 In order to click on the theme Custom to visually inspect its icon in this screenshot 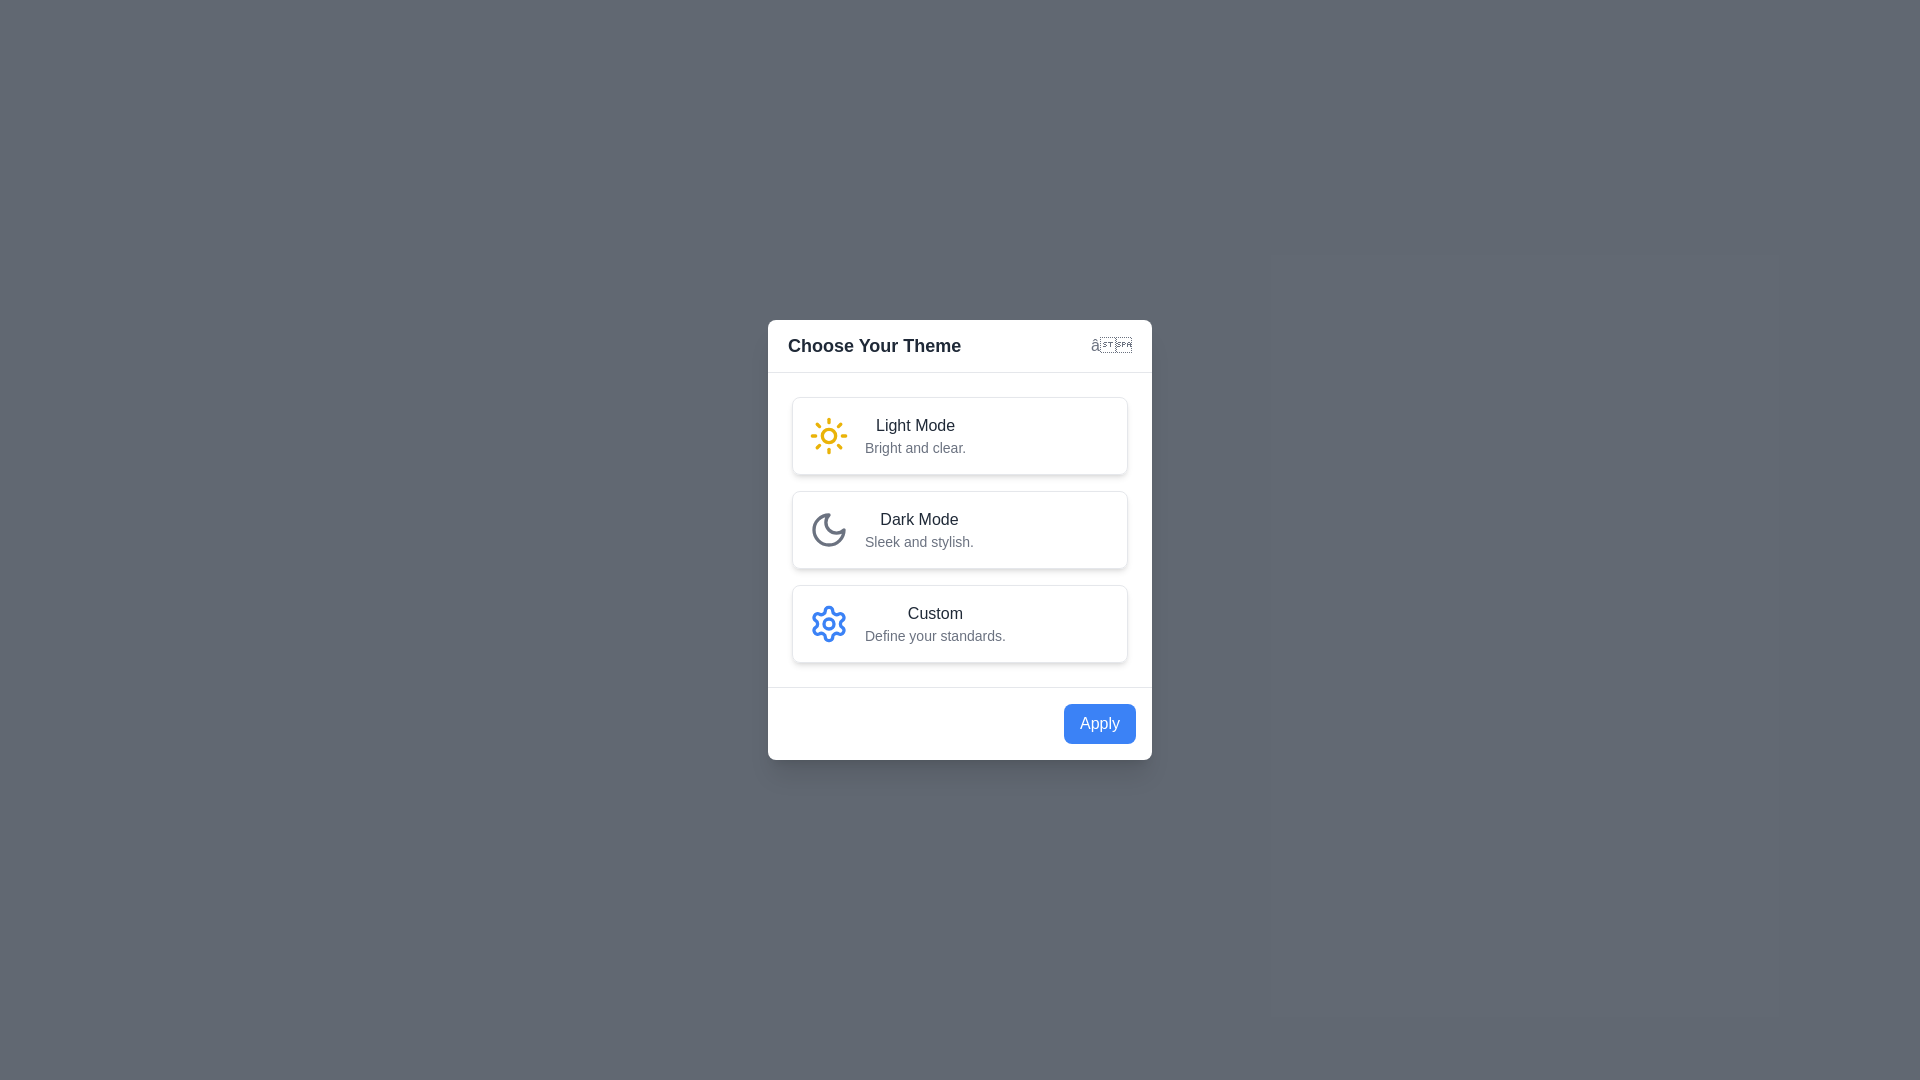, I will do `click(960, 623)`.